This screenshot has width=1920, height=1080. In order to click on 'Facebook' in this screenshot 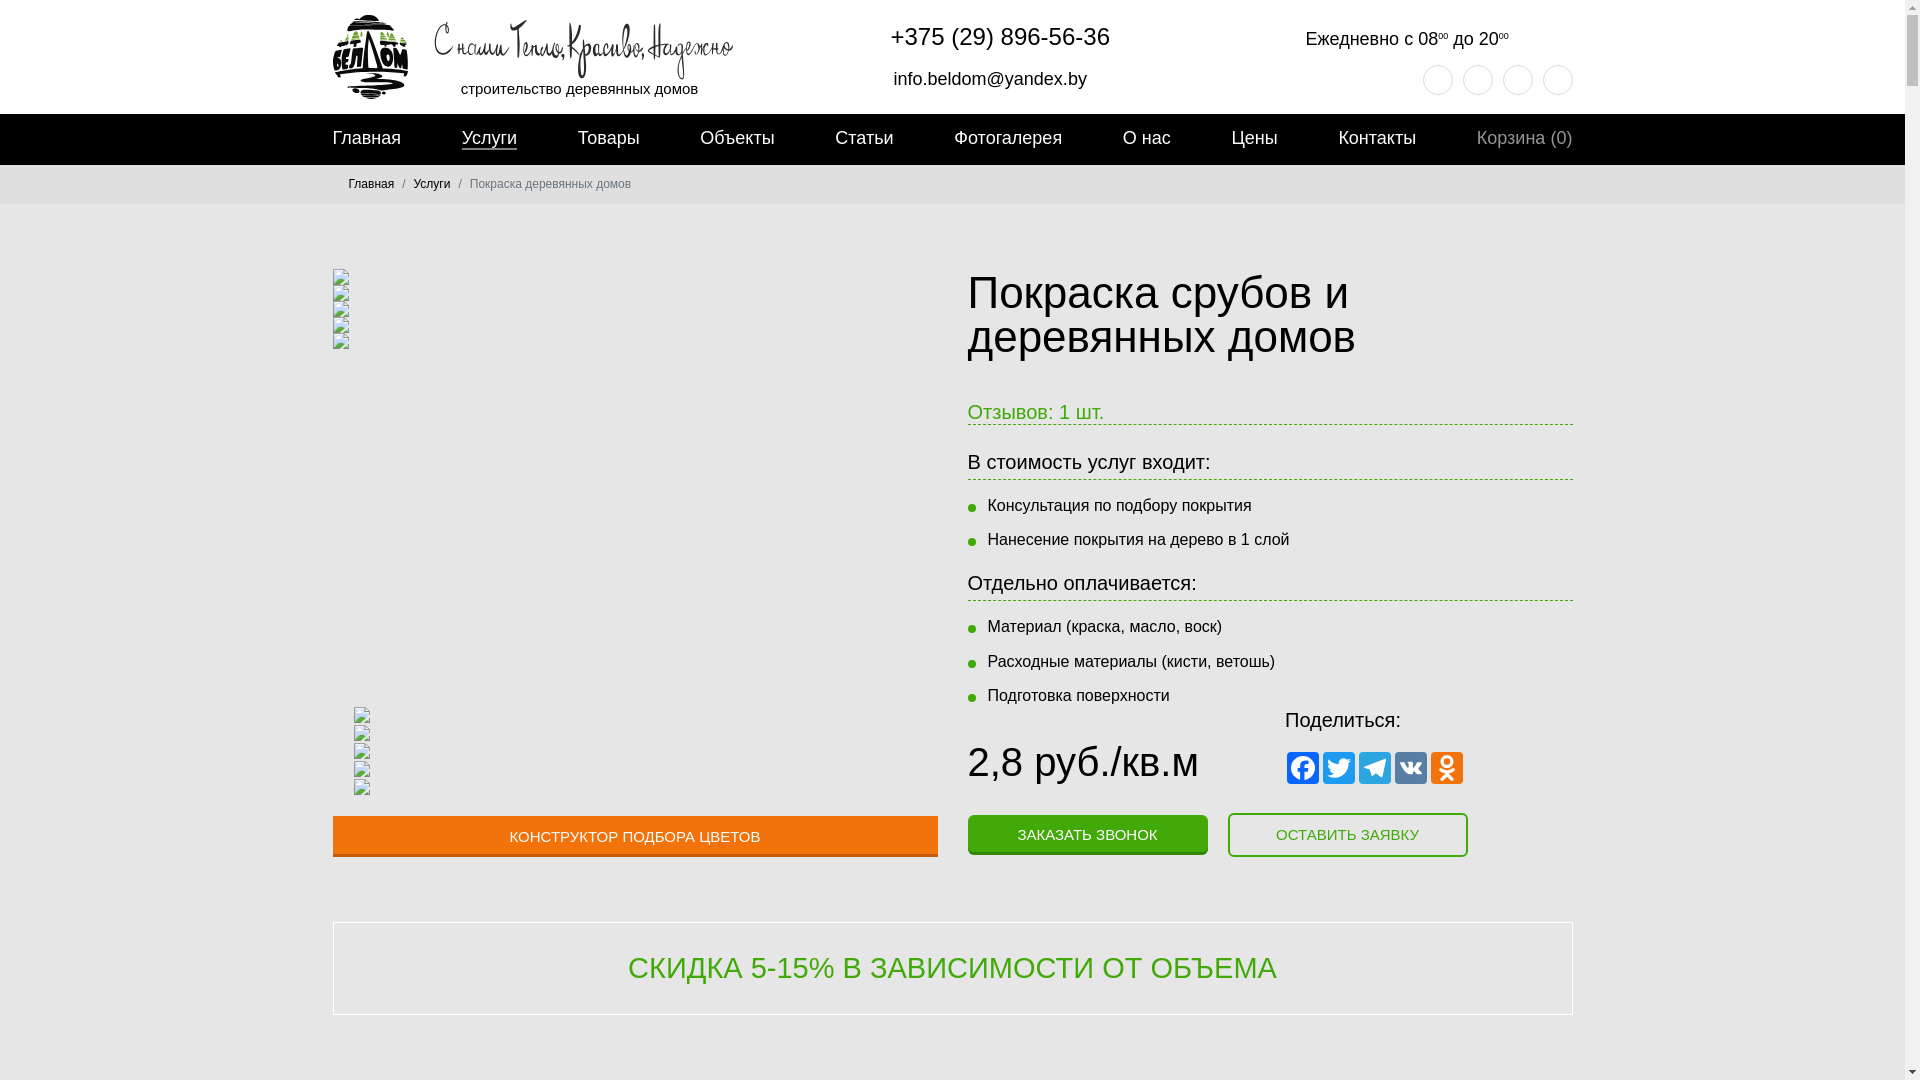, I will do `click(1302, 766)`.